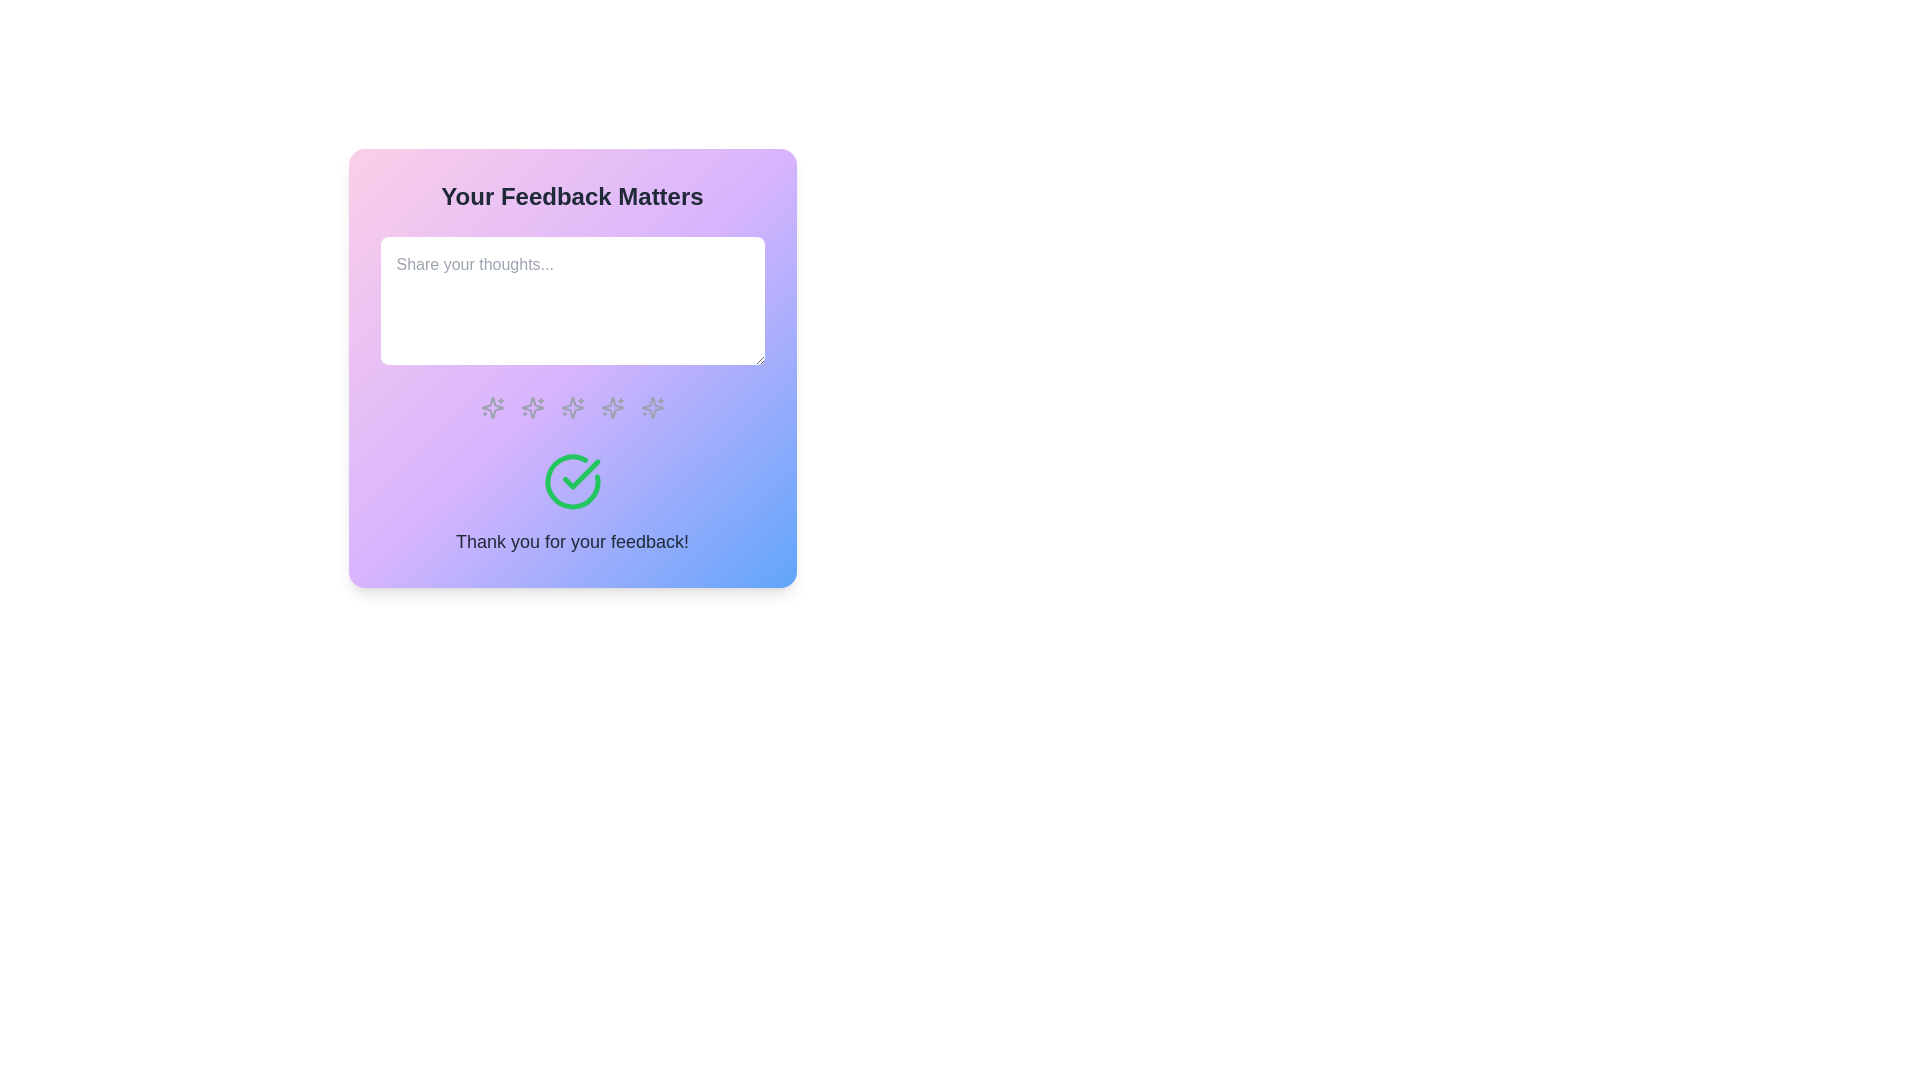 Image resolution: width=1920 pixels, height=1080 pixels. What do you see at coordinates (611, 407) in the screenshot?
I see `the sparkly star icon, which is the third icon in a row of five` at bounding box center [611, 407].